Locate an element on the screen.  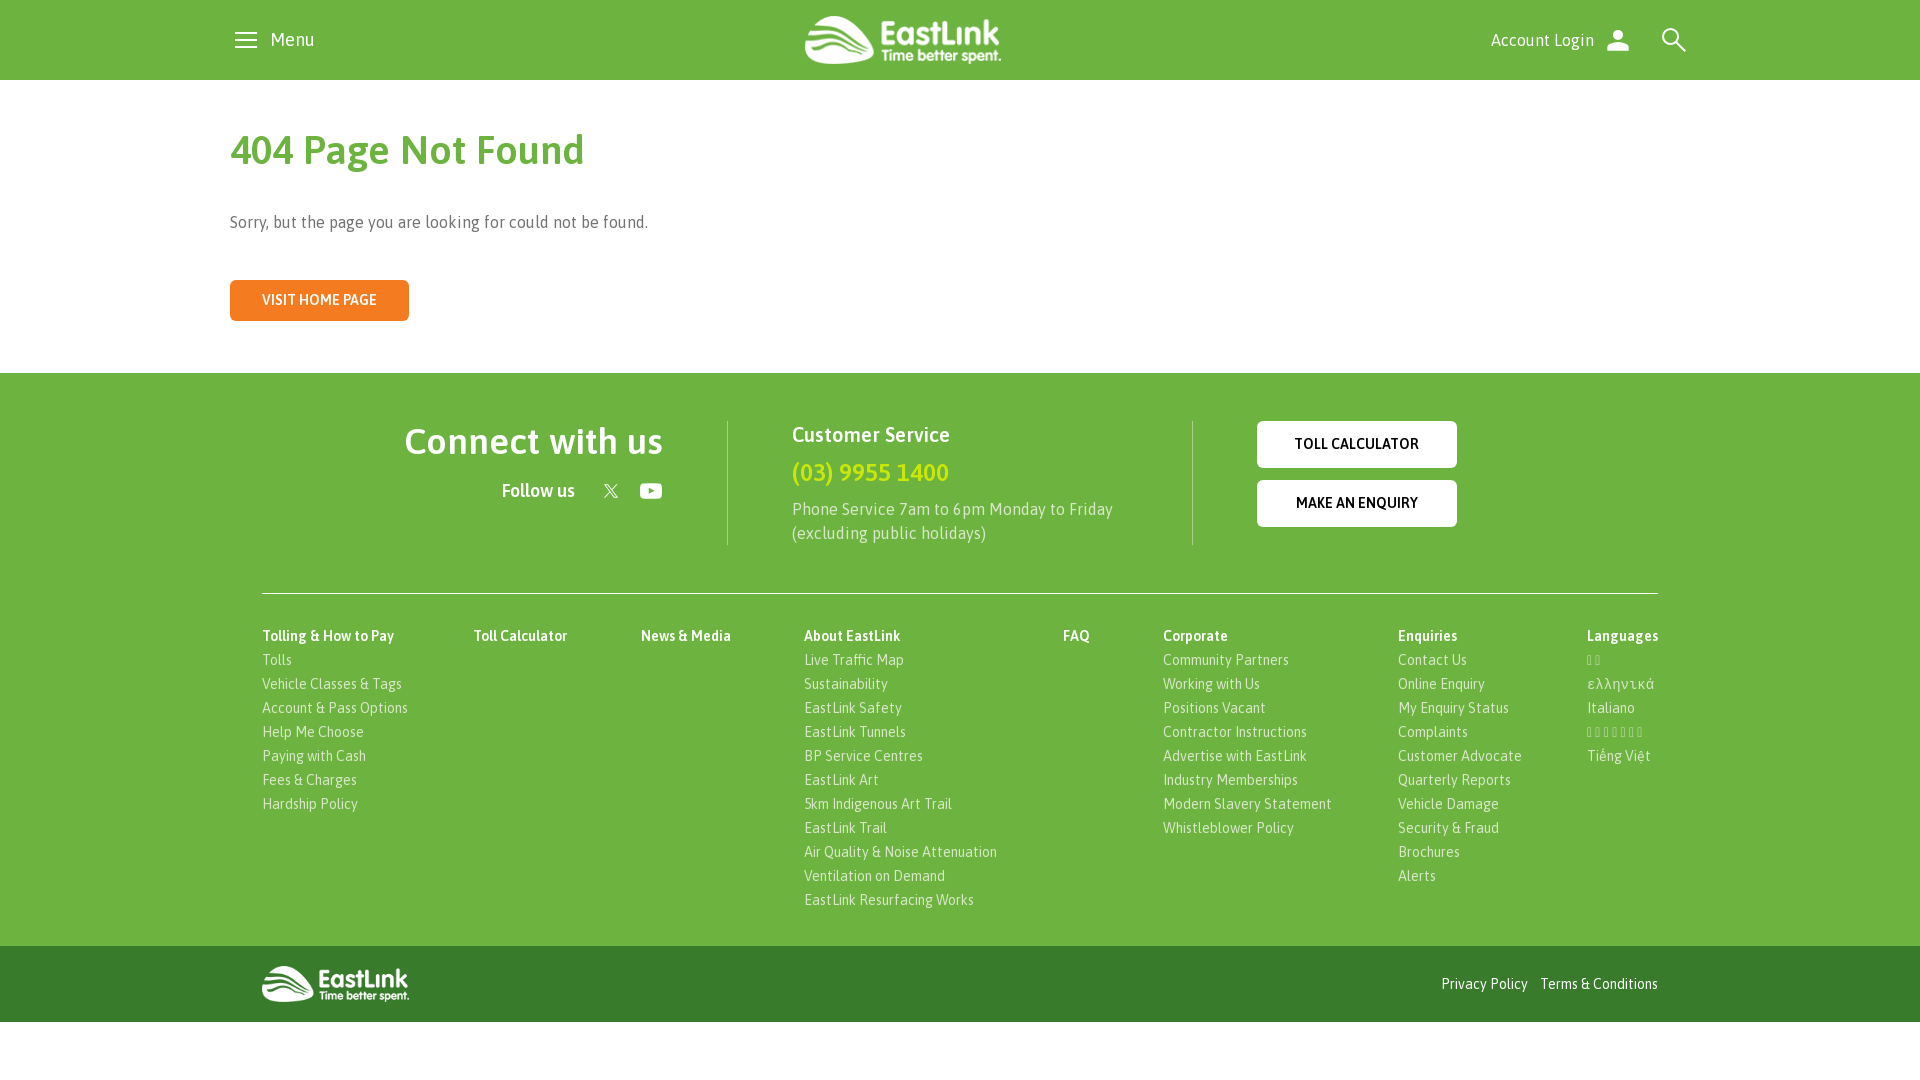
'Online Enquiry' is located at coordinates (1396, 682).